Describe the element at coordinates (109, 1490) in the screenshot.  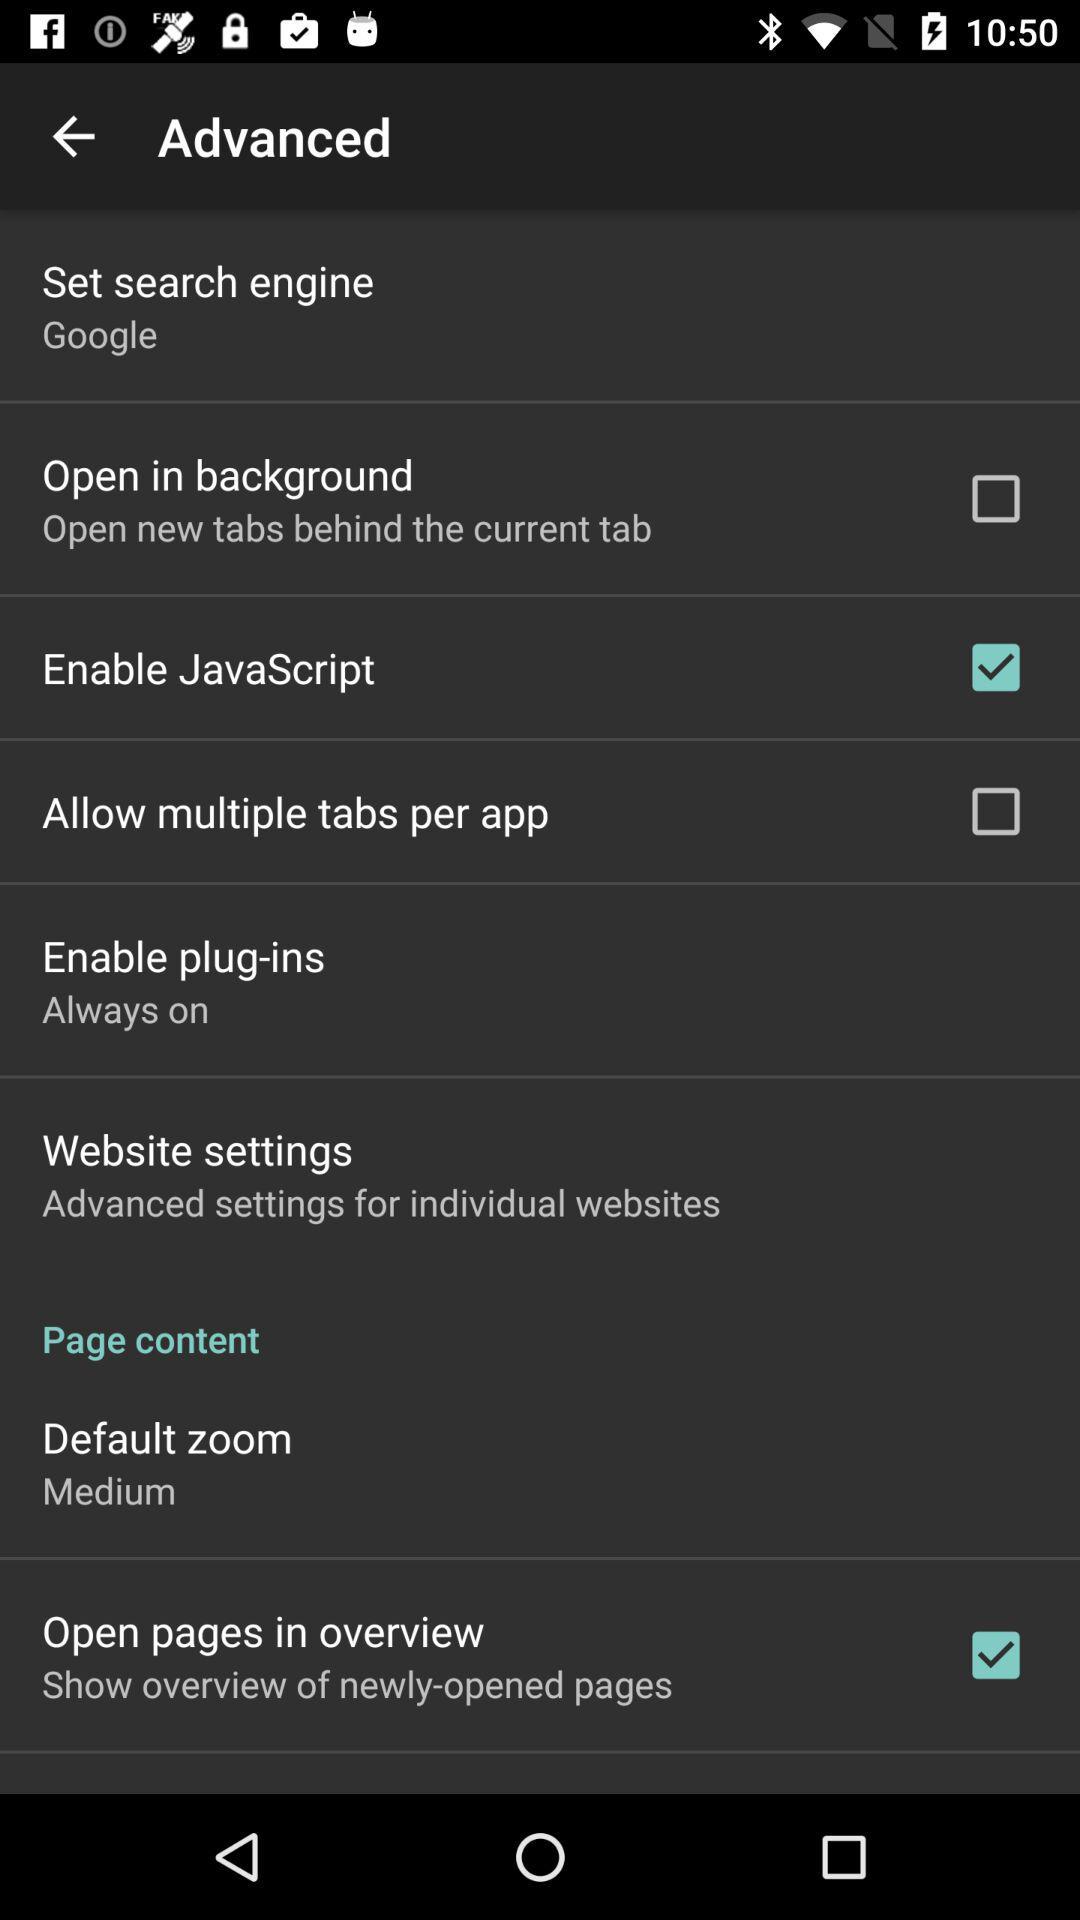
I see `medium app` at that location.